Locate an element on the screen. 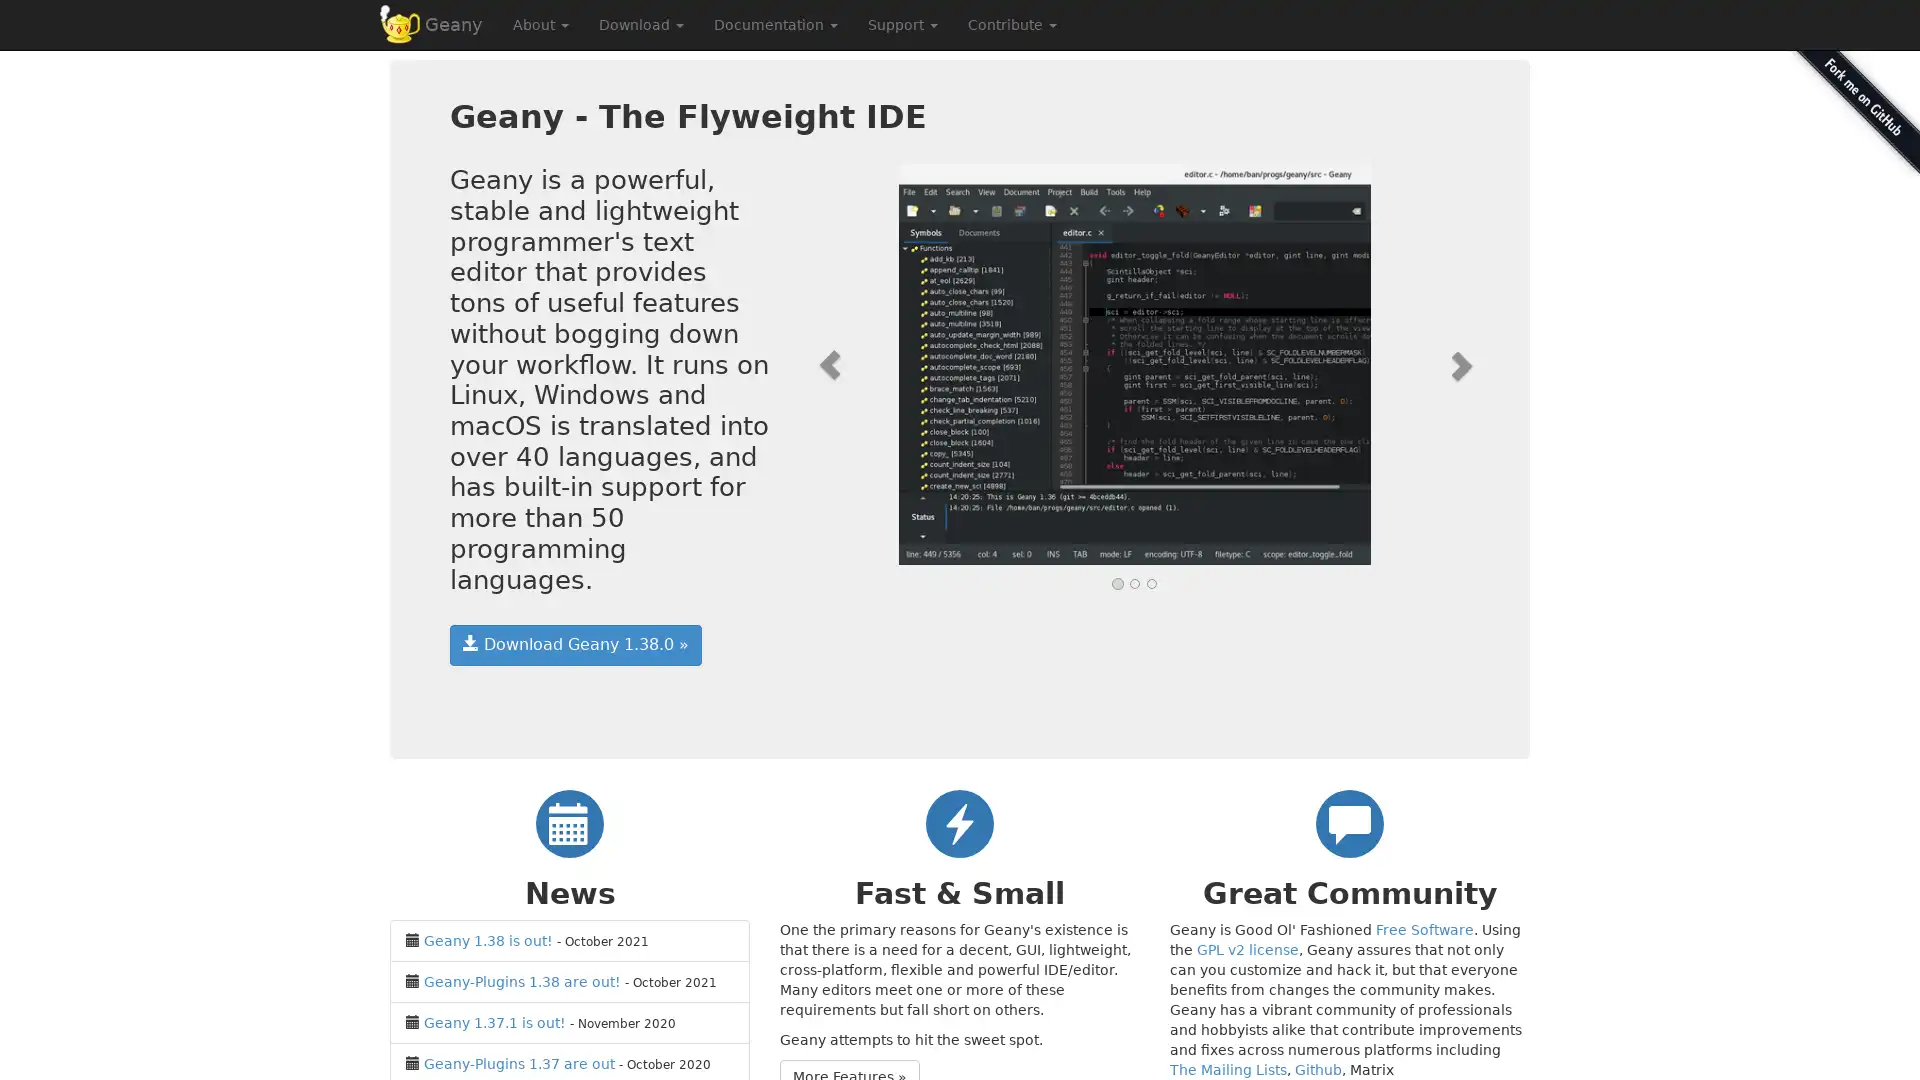 This screenshot has height=1080, width=1920. Next is located at coordinates (1418, 365).